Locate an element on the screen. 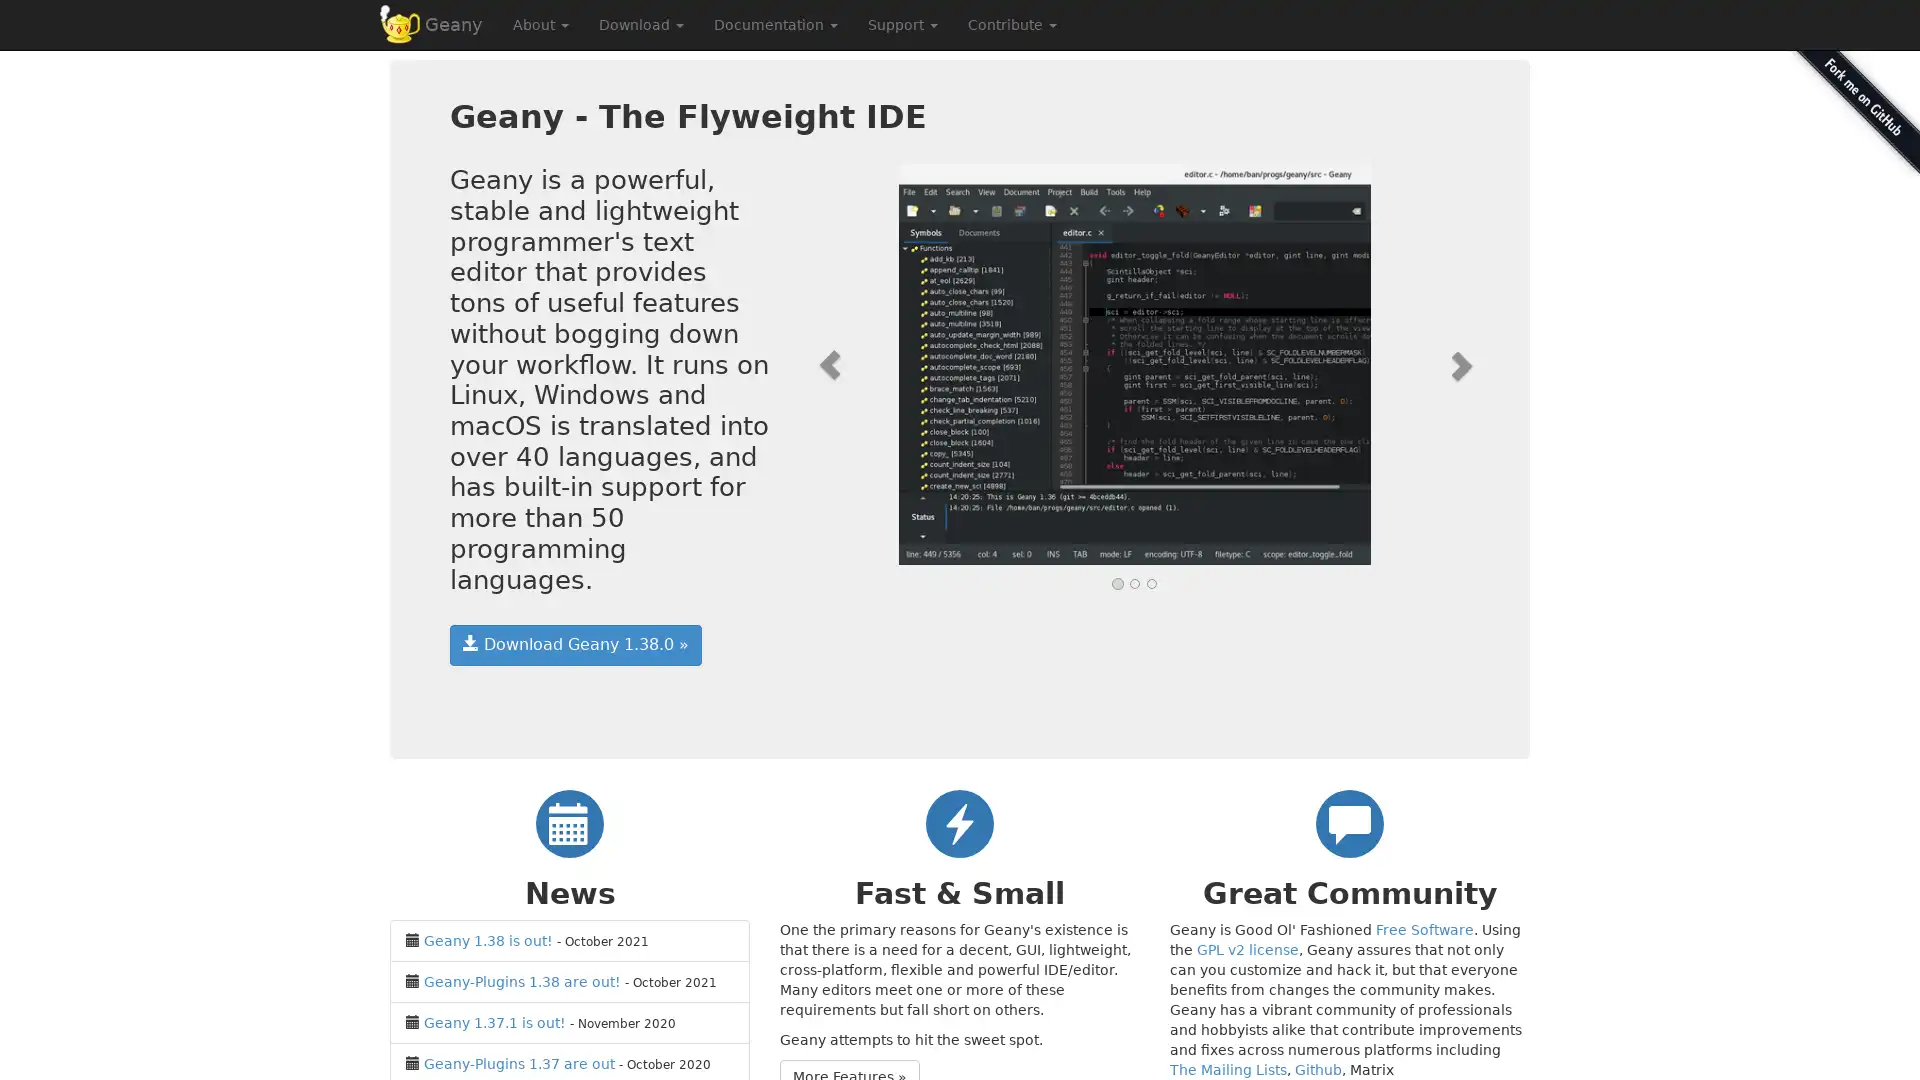 This screenshot has height=1080, width=1920. Next is located at coordinates (1418, 365).